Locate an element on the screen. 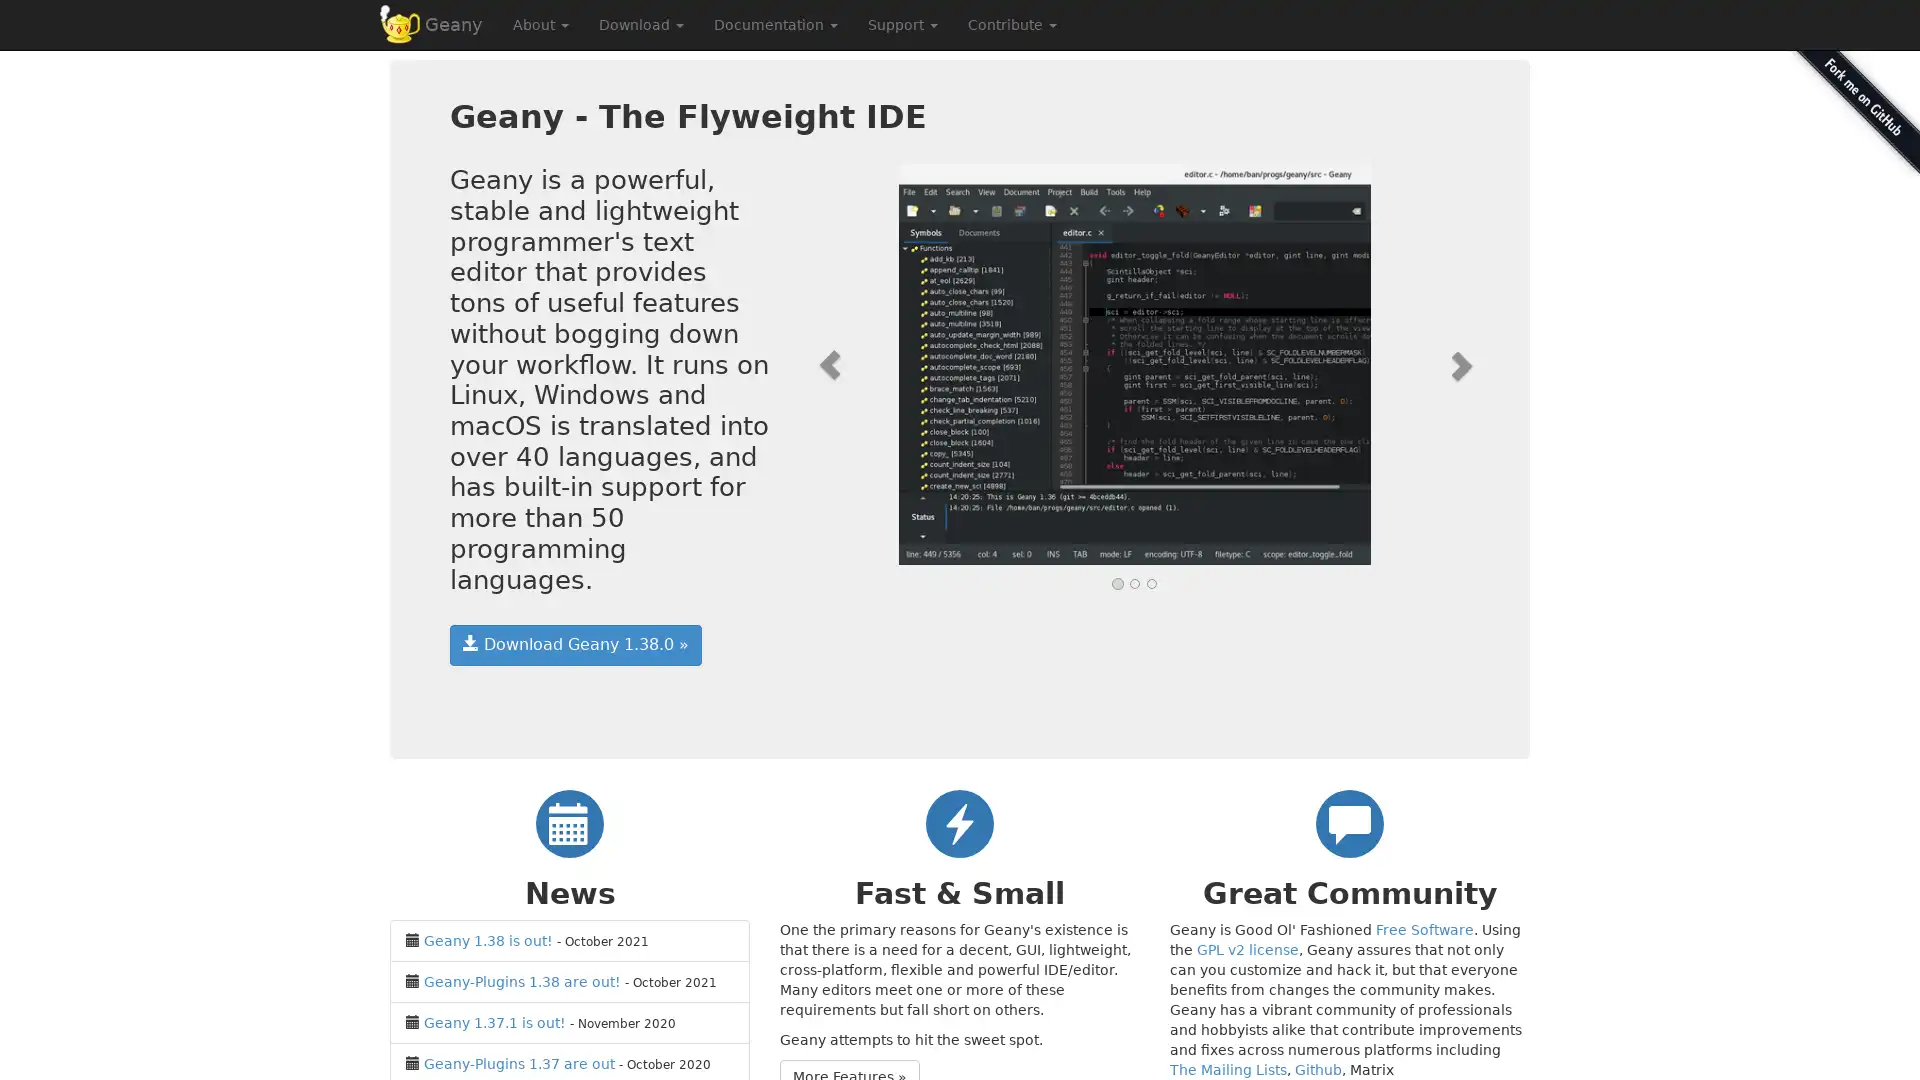 This screenshot has height=1080, width=1920. Next is located at coordinates (1418, 365).